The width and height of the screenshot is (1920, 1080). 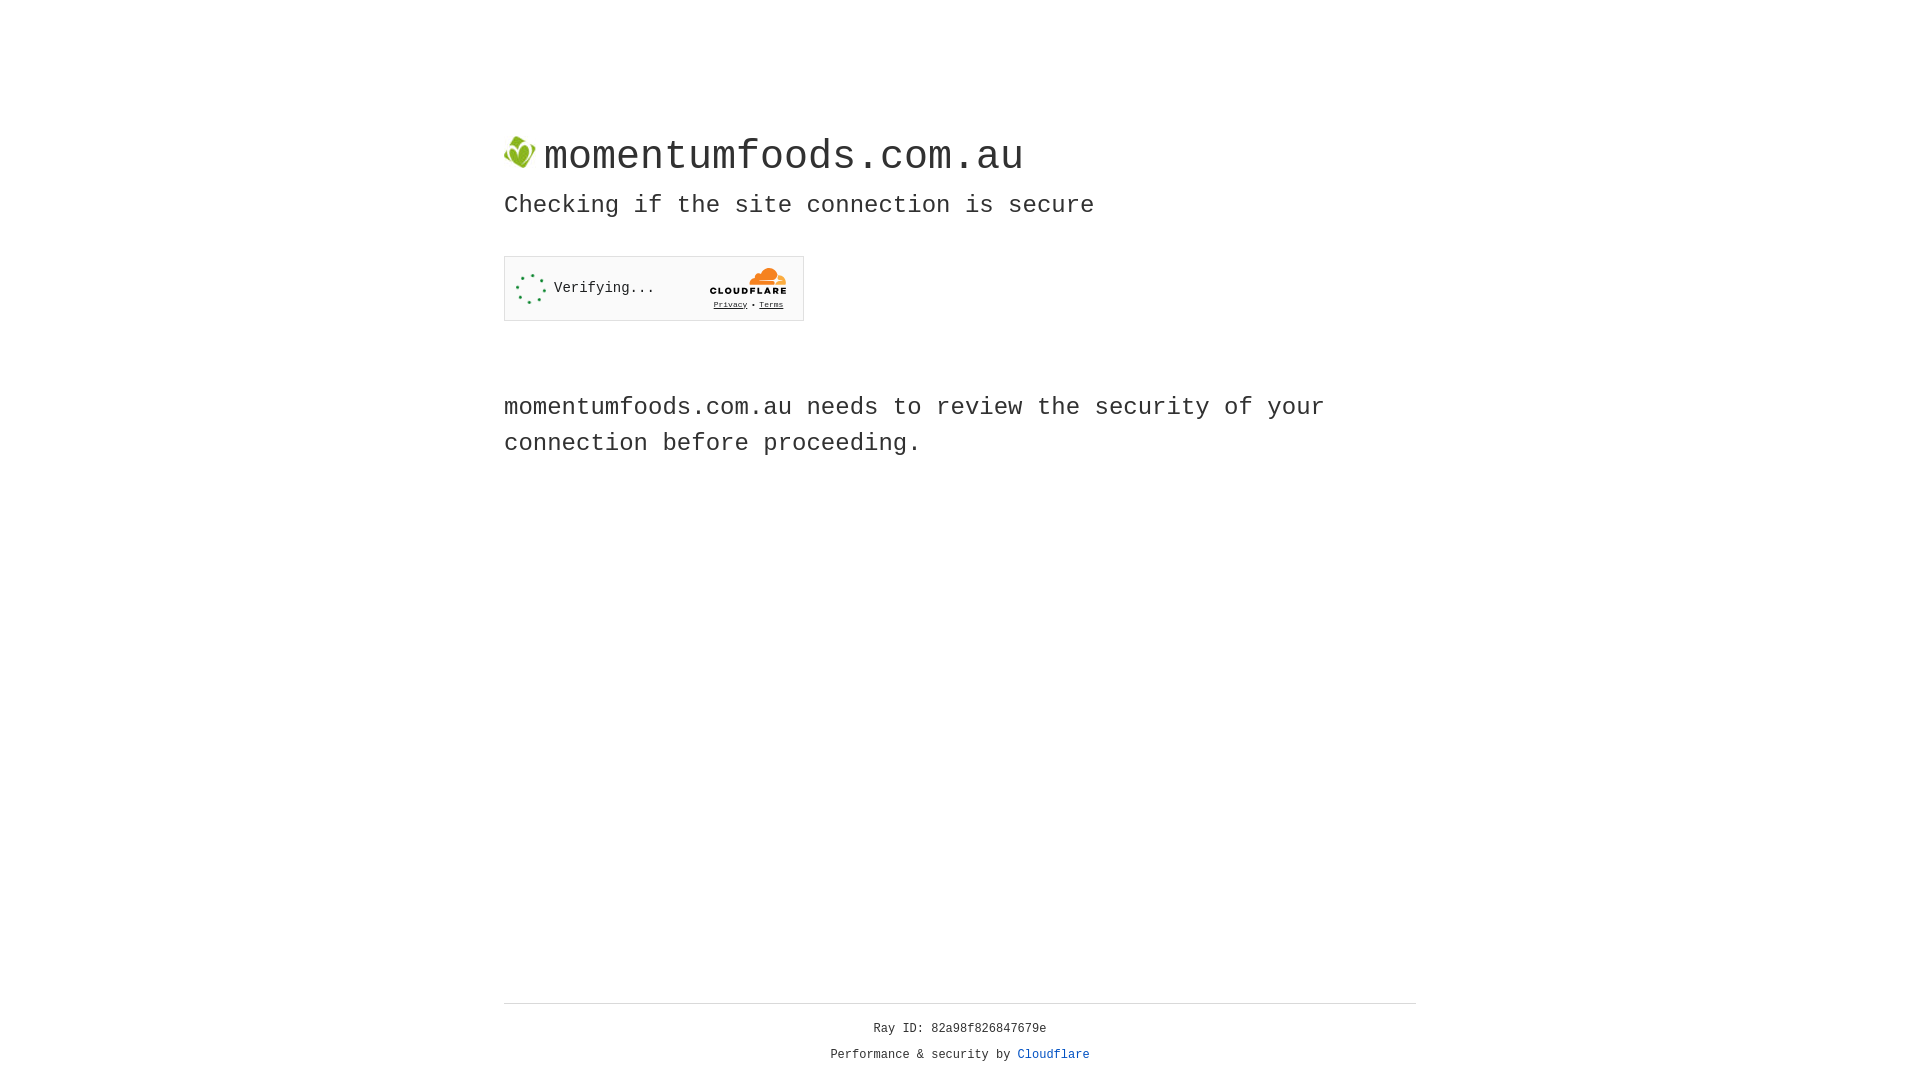 I want to click on 'Cloudflare', so click(x=1053, y=1054).